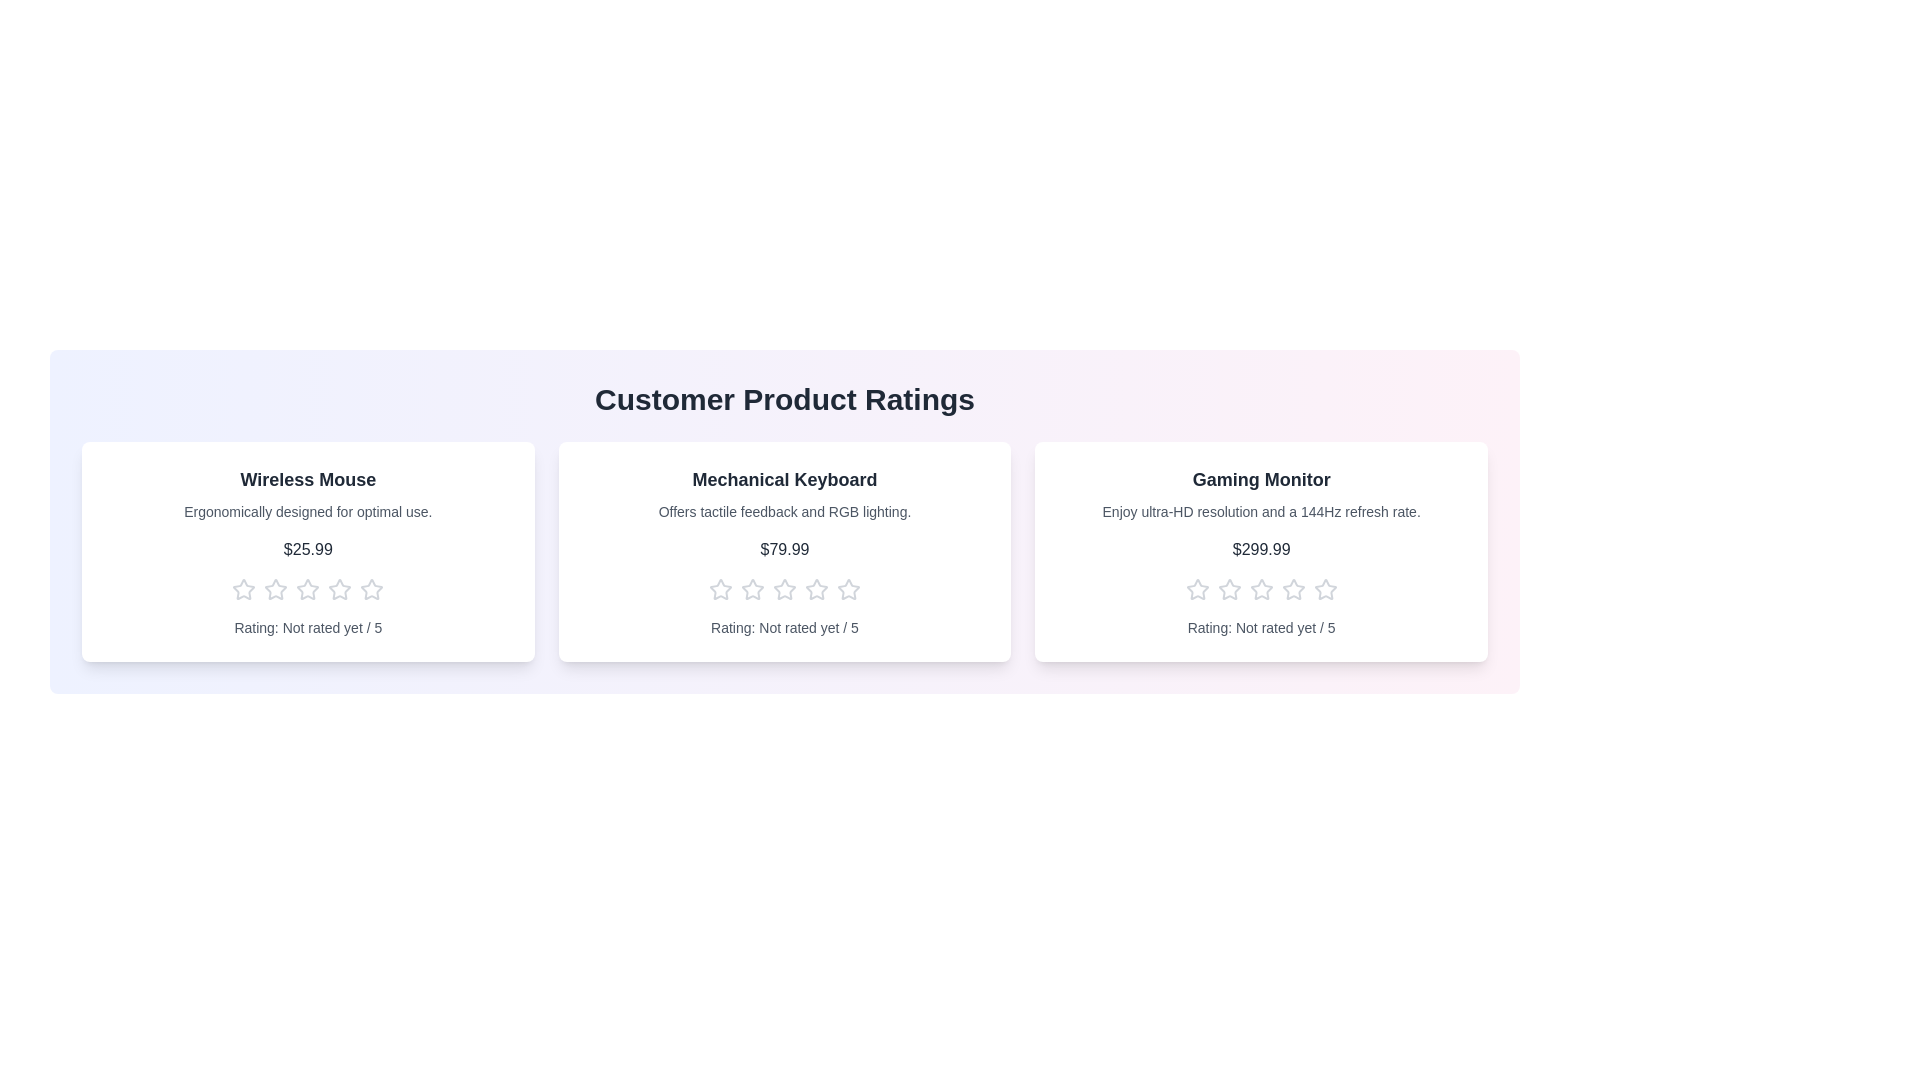 This screenshot has width=1920, height=1080. What do you see at coordinates (306, 589) in the screenshot?
I see `the star corresponding to the rating 3 for the product Wireless Mouse` at bounding box center [306, 589].